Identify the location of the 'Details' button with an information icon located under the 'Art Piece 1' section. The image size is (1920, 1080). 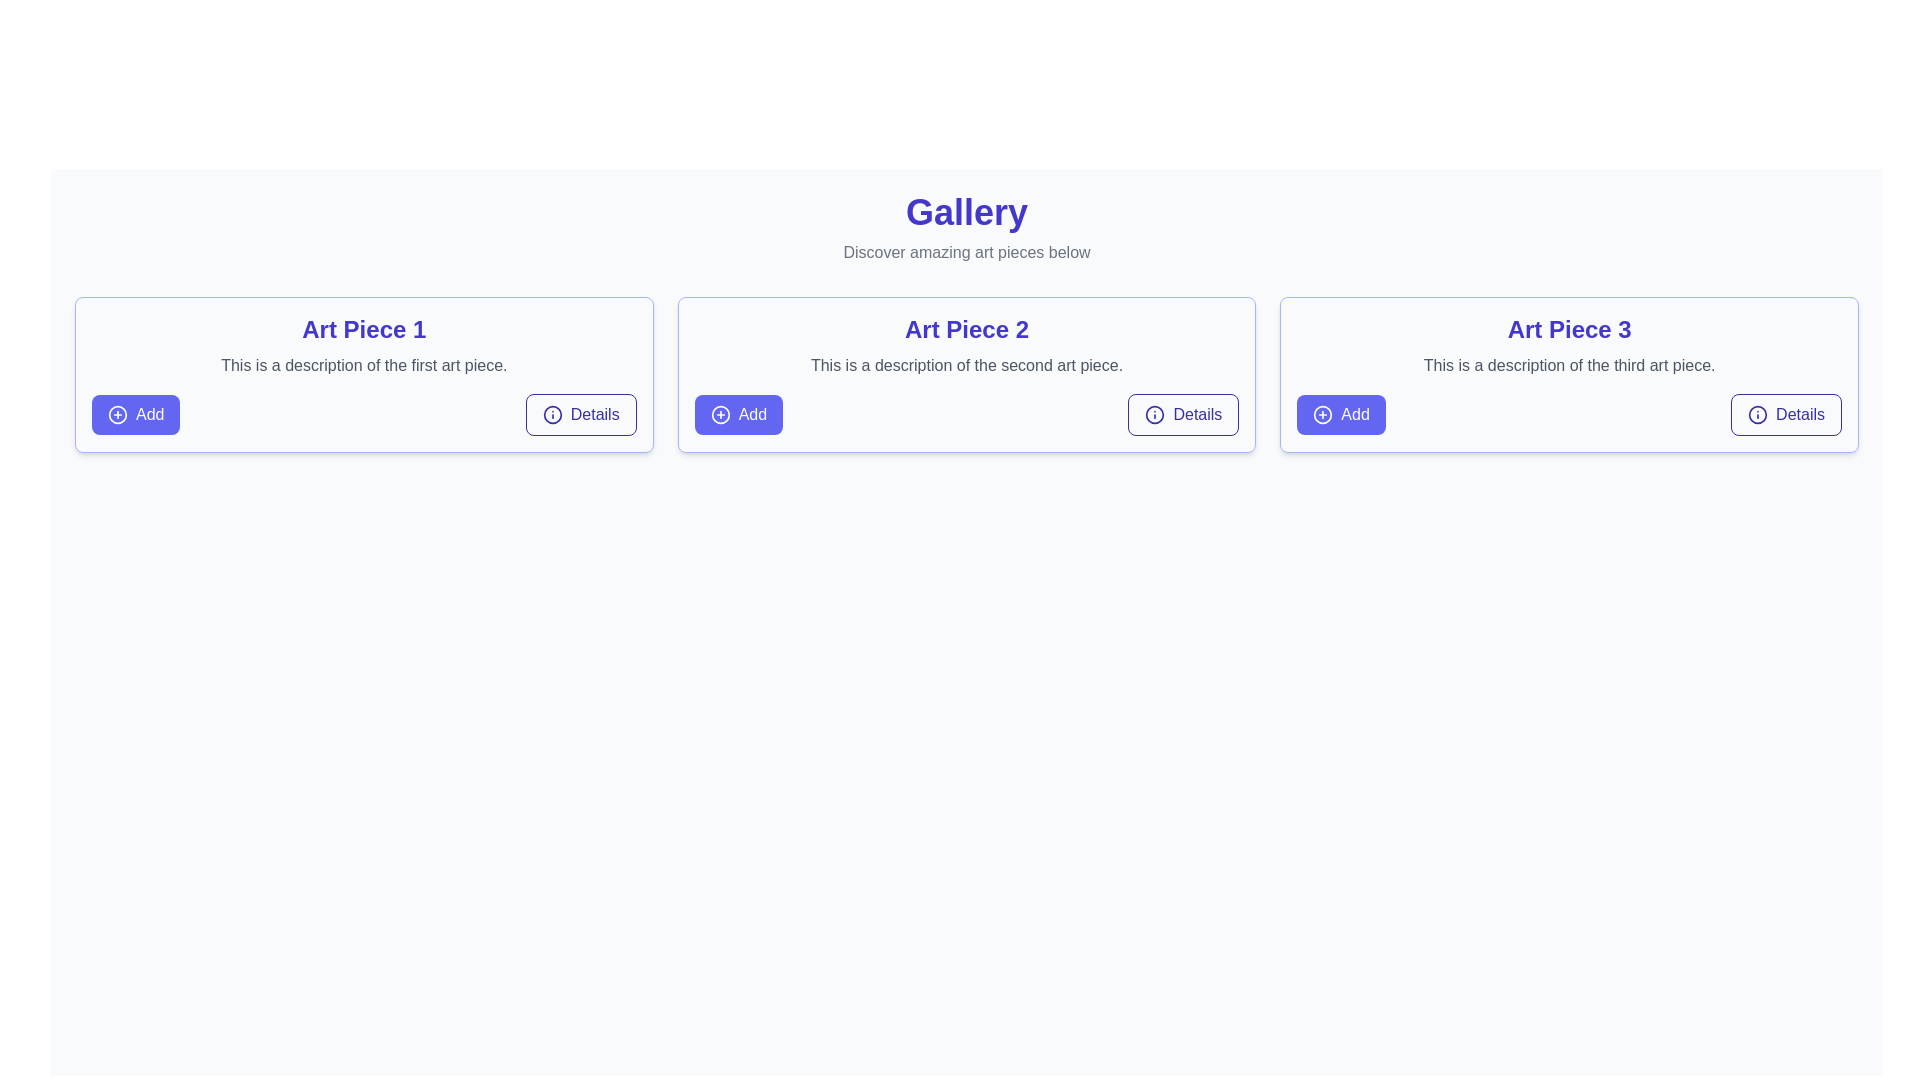
(580, 414).